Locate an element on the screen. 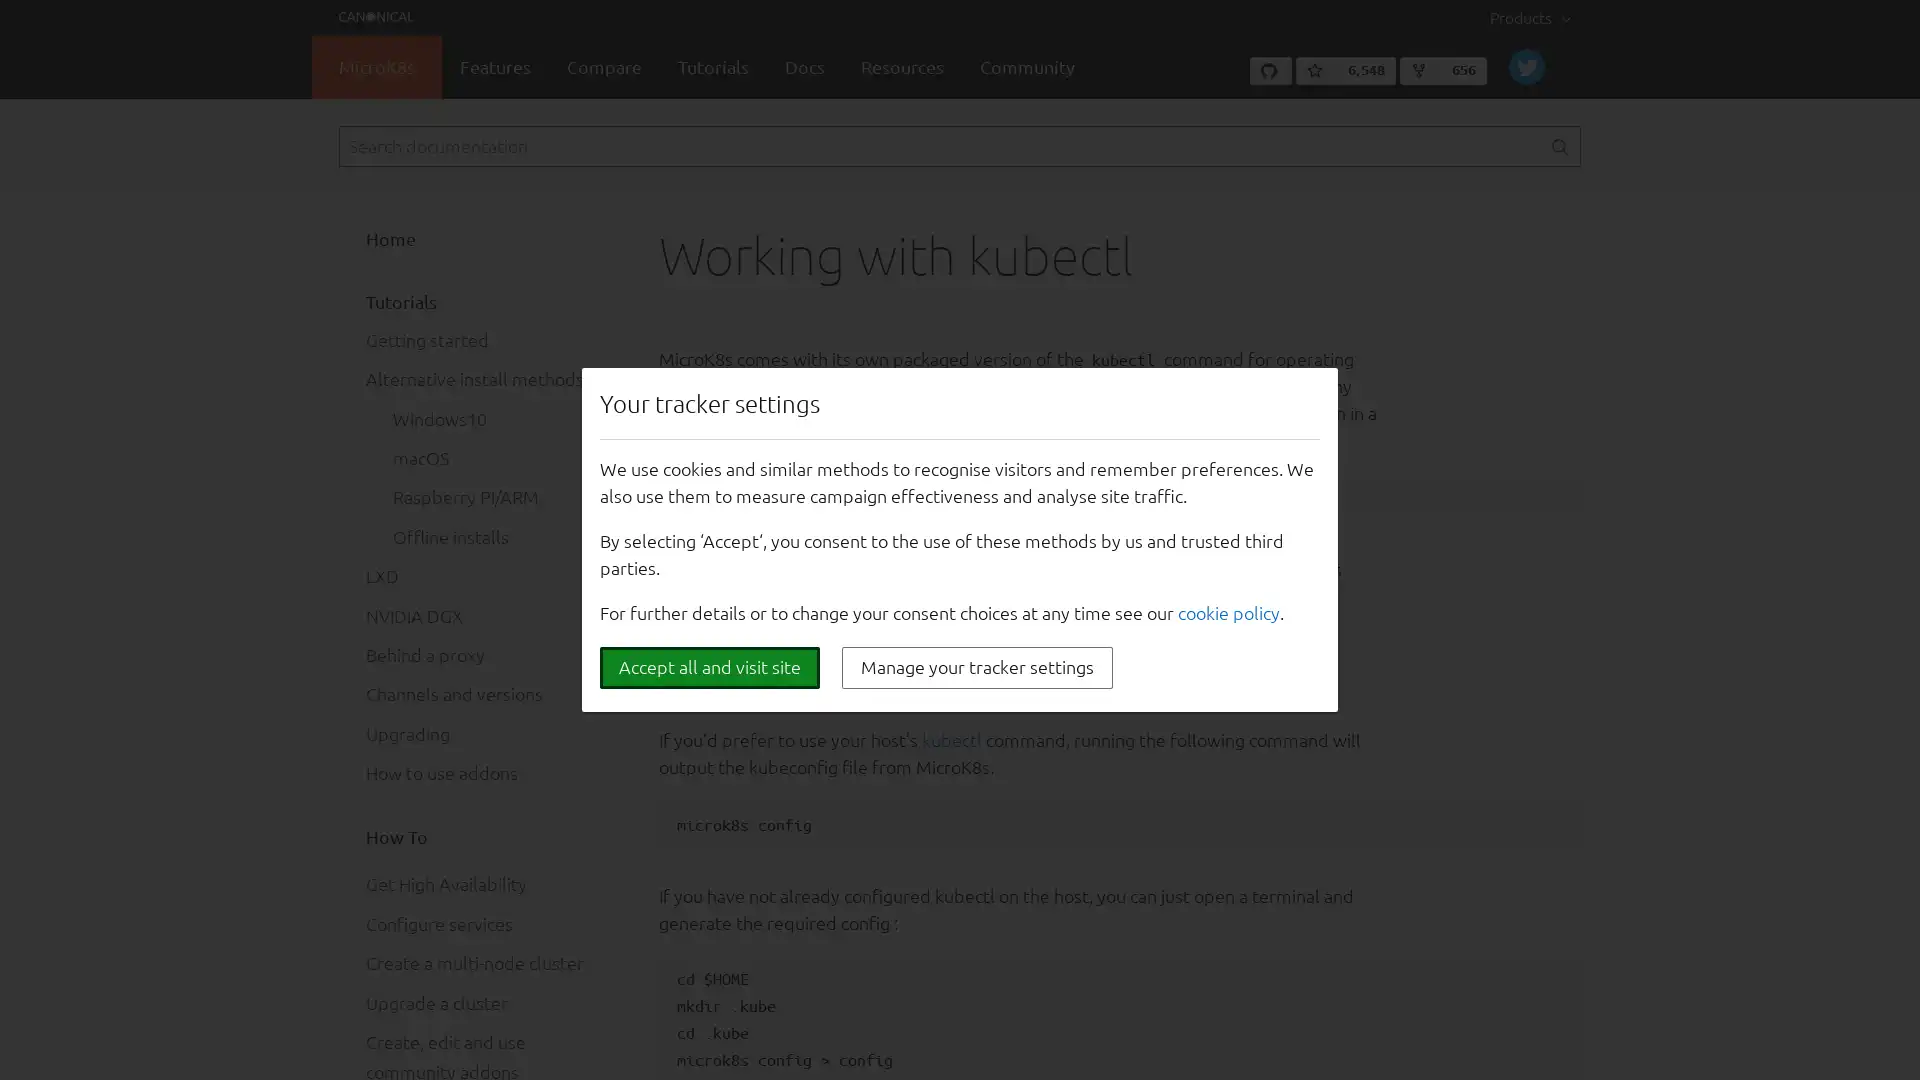 This screenshot has width=1920, height=1080. Search is located at coordinates (1558, 145).